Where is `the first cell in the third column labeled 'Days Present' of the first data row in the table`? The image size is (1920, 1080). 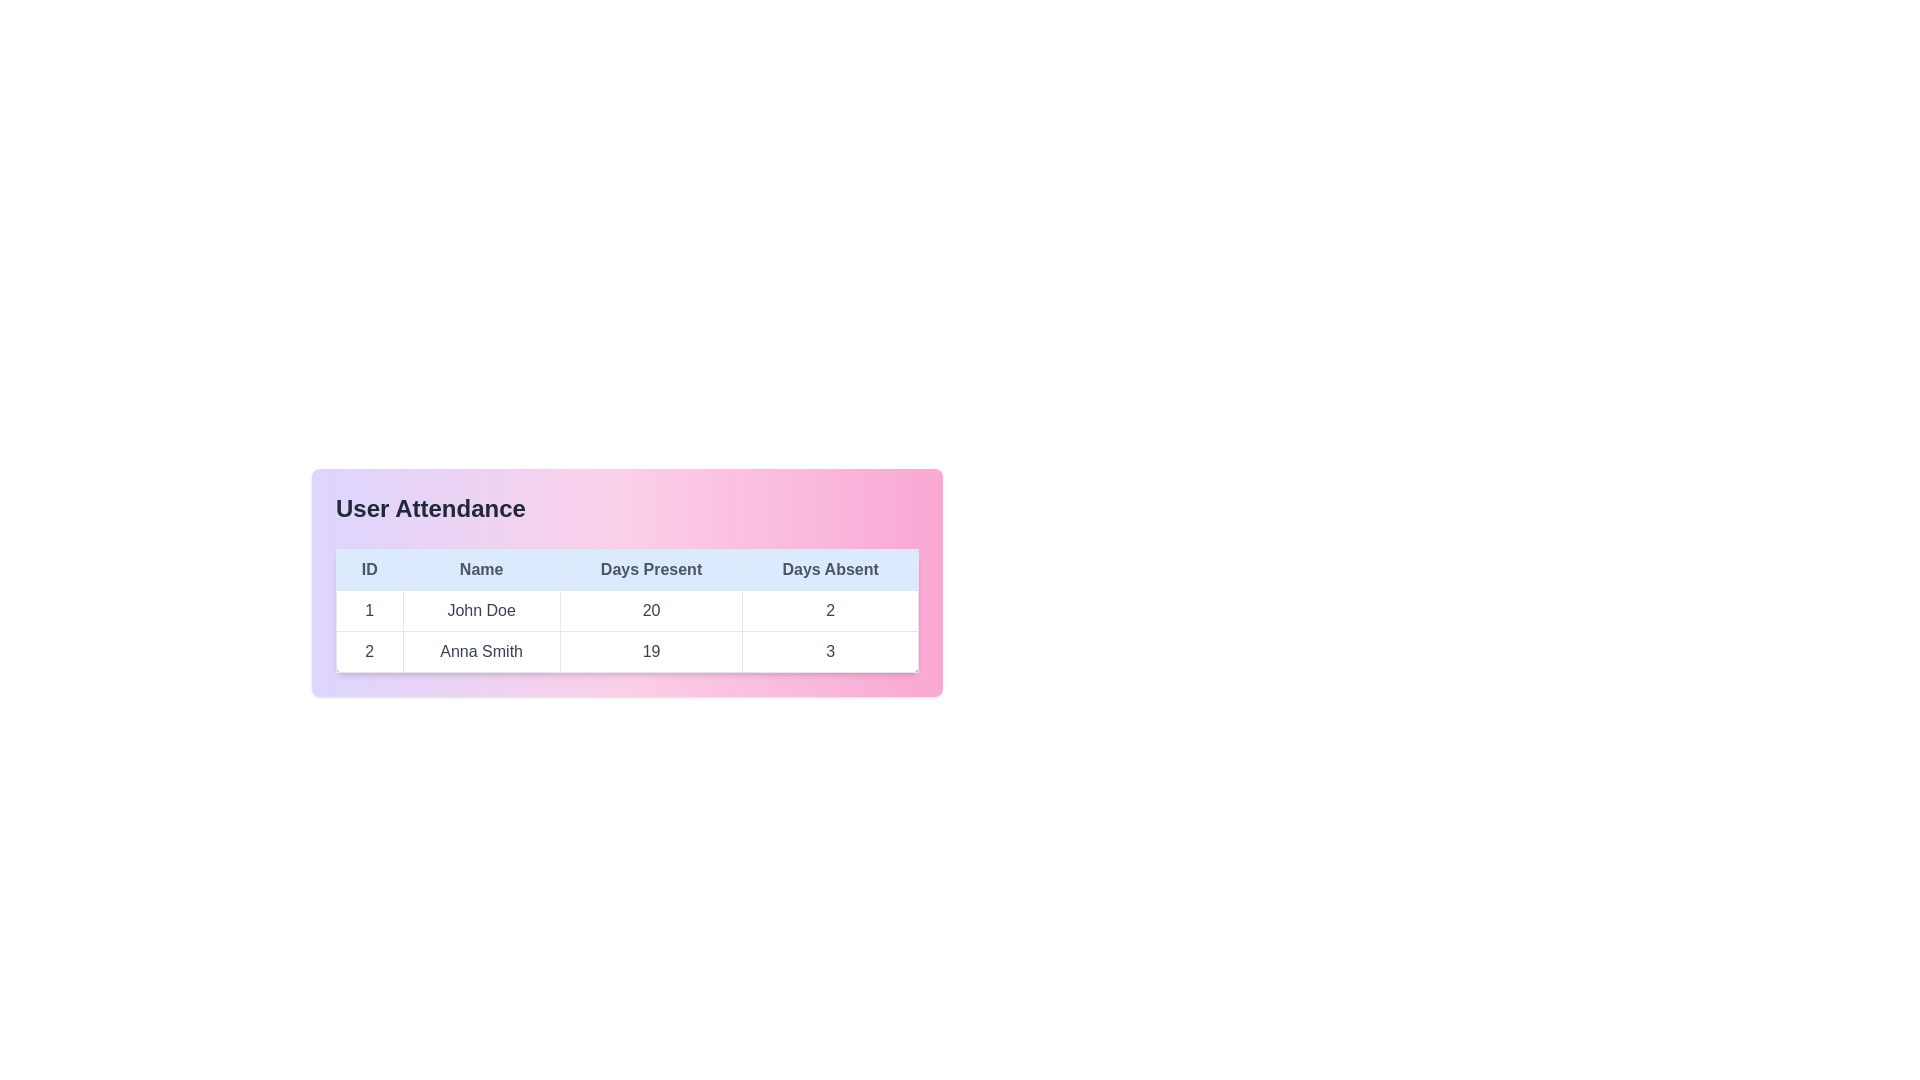 the first cell in the third column labeled 'Days Present' of the first data row in the table is located at coordinates (626, 631).